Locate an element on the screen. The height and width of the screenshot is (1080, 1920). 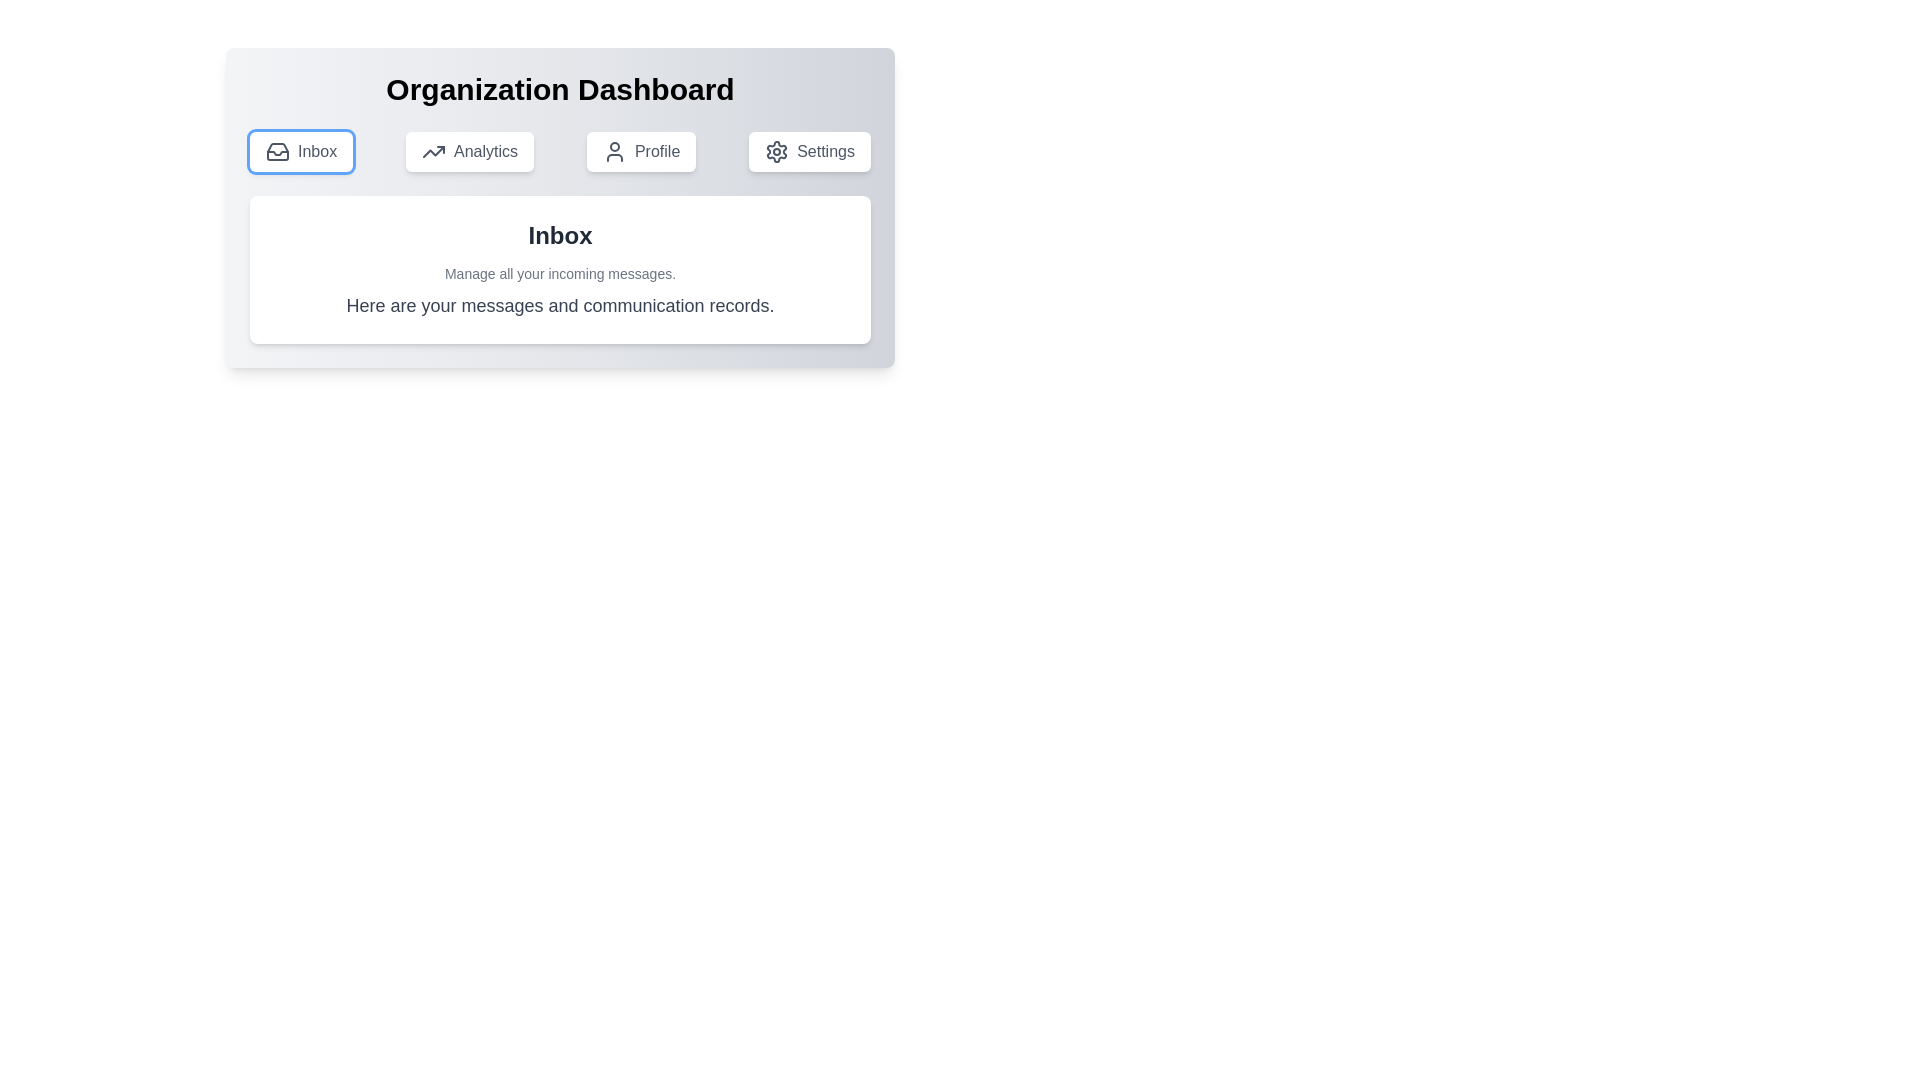
the 'Settings' text label located next to the gear icon in the upper right section of the dashboard interface is located at coordinates (825, 150).